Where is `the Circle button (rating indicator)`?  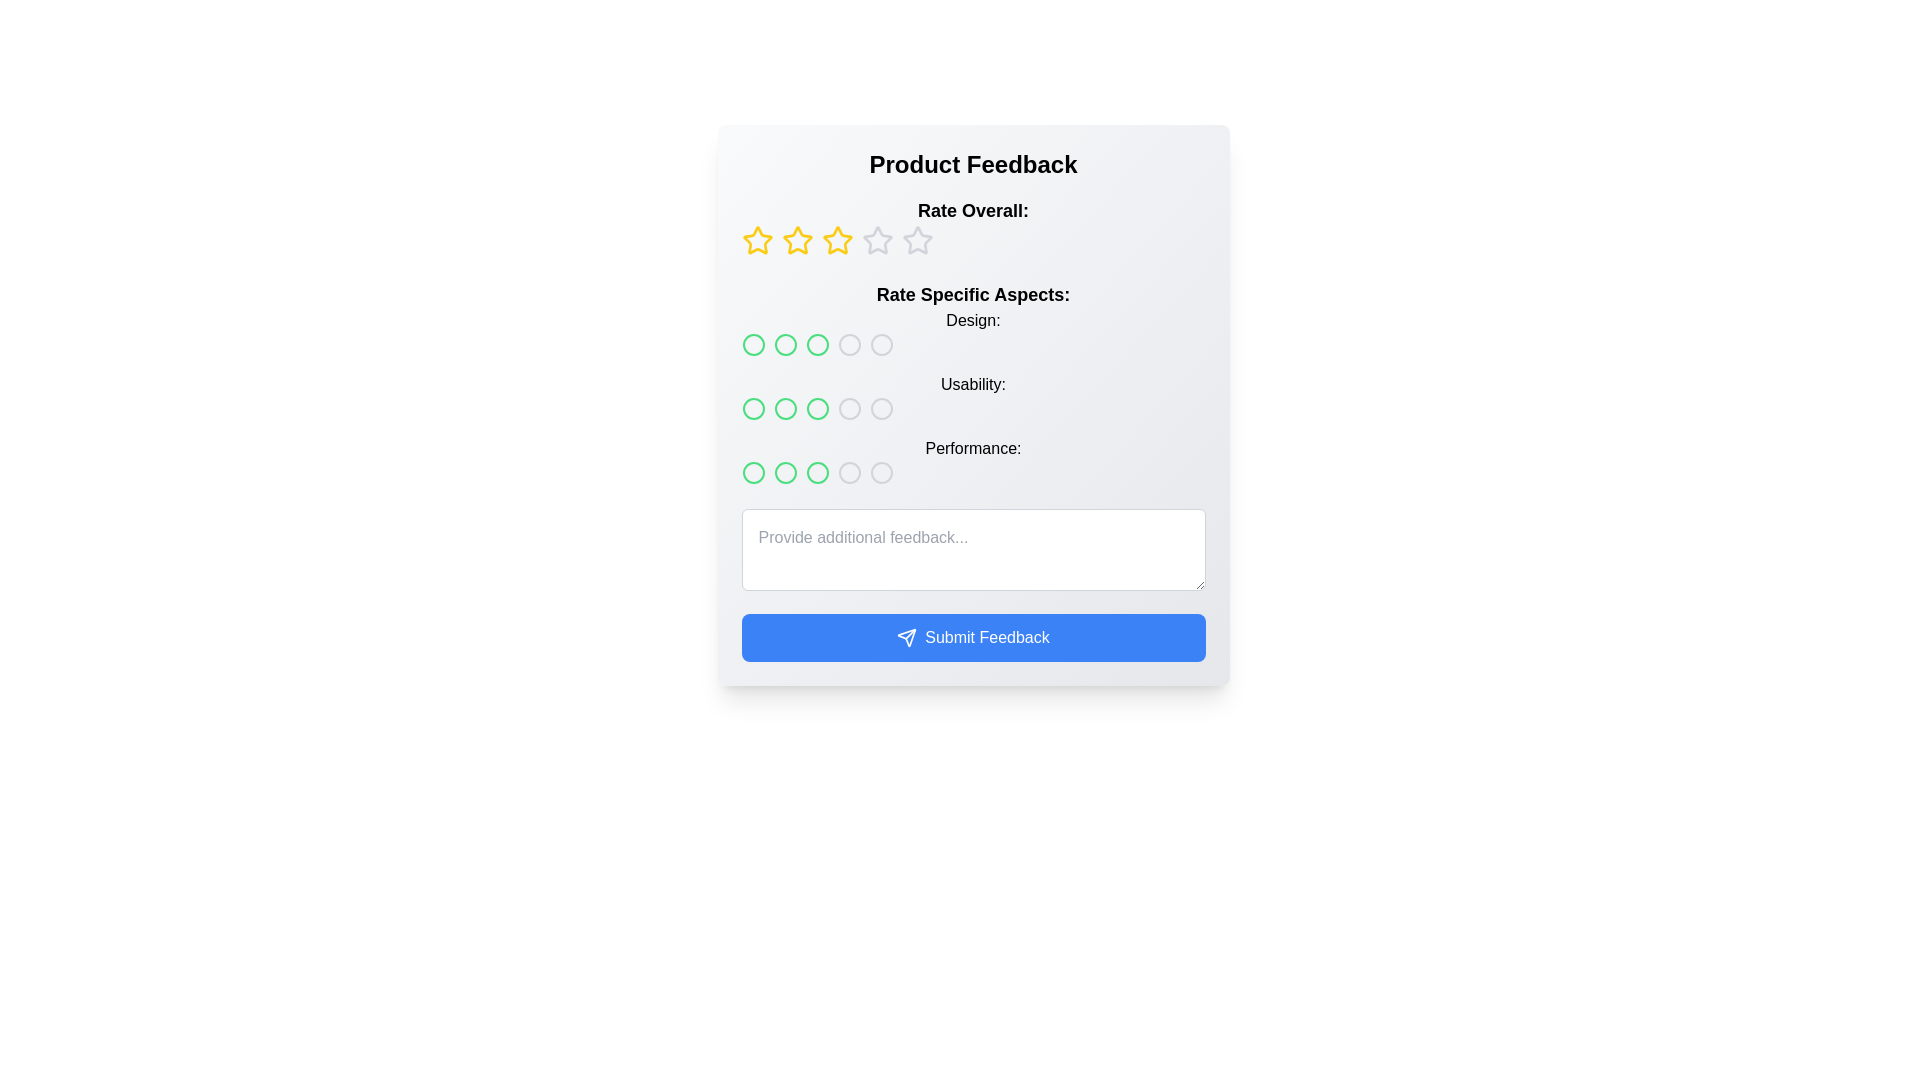 the Circle button (rating indicator) is located at coordinates (880, 407).